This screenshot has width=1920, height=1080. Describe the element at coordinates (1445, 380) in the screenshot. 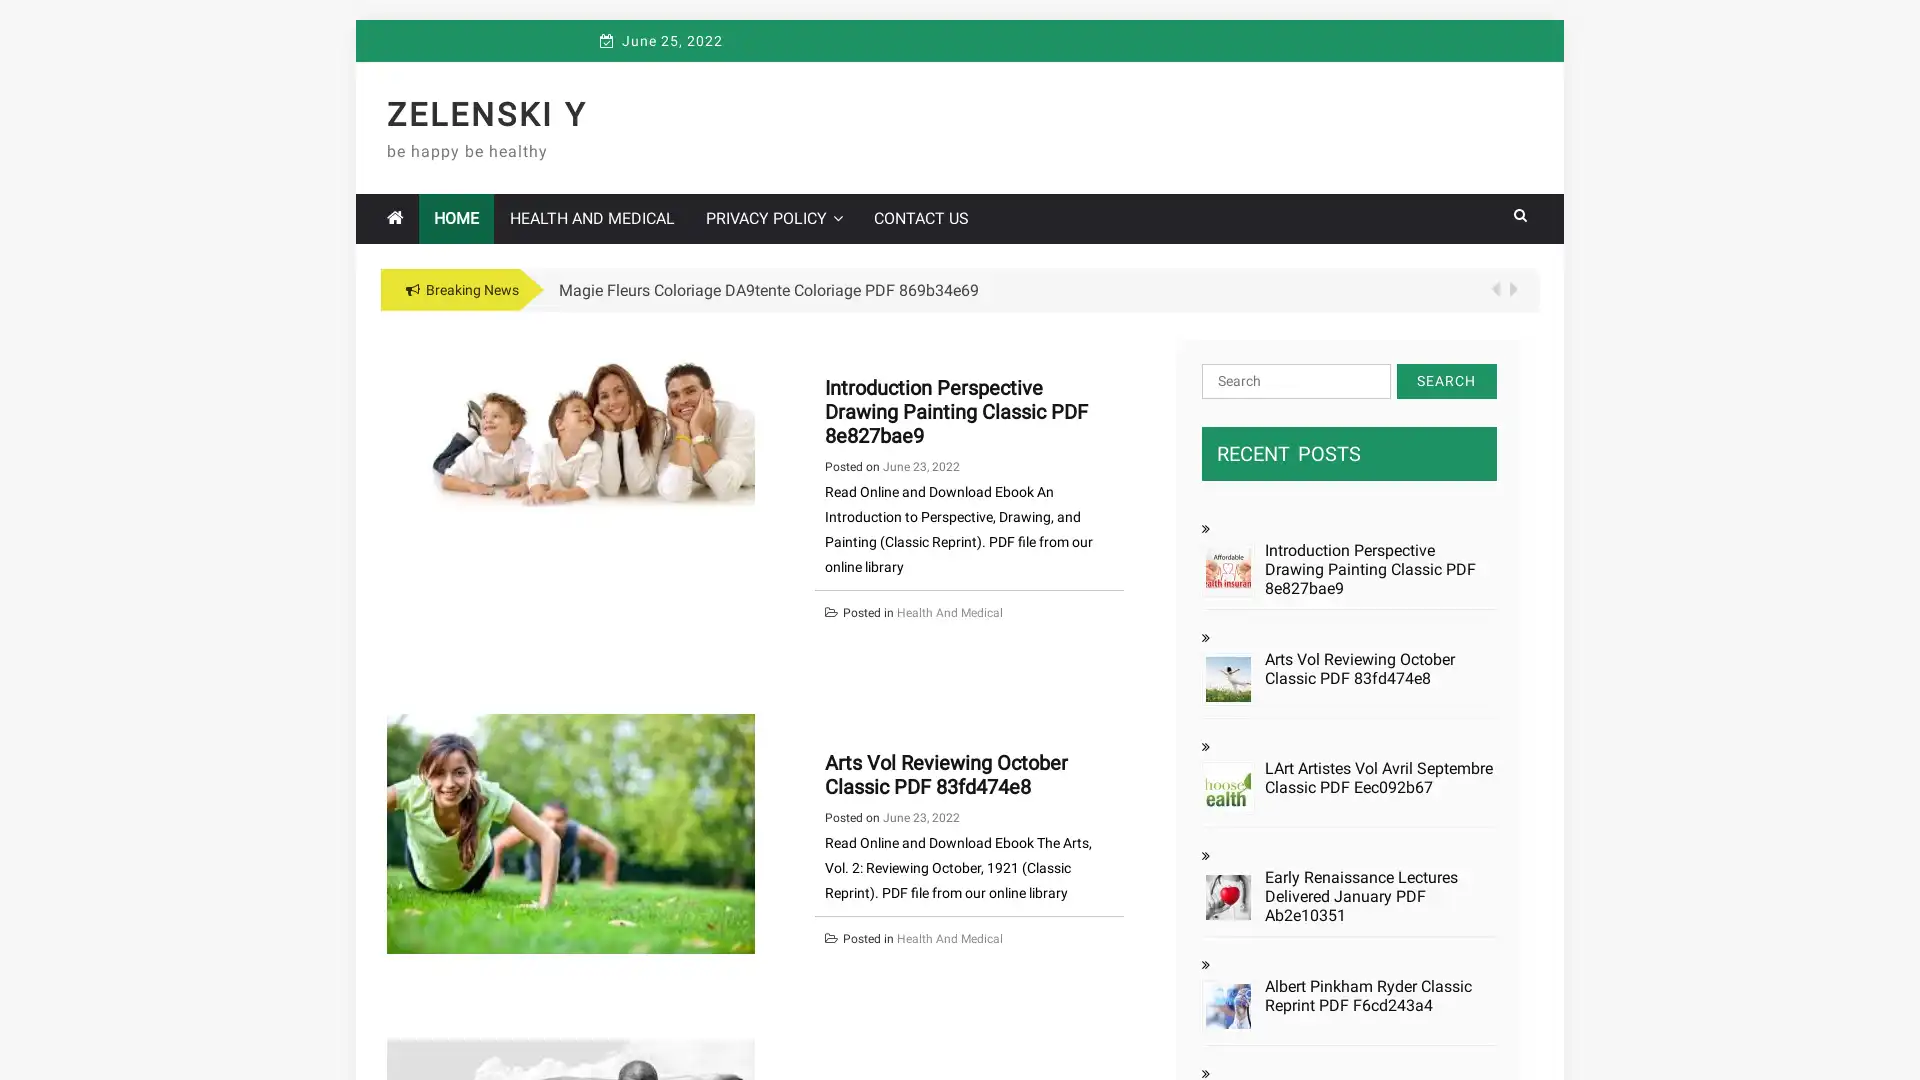

I see `Search` at that location.